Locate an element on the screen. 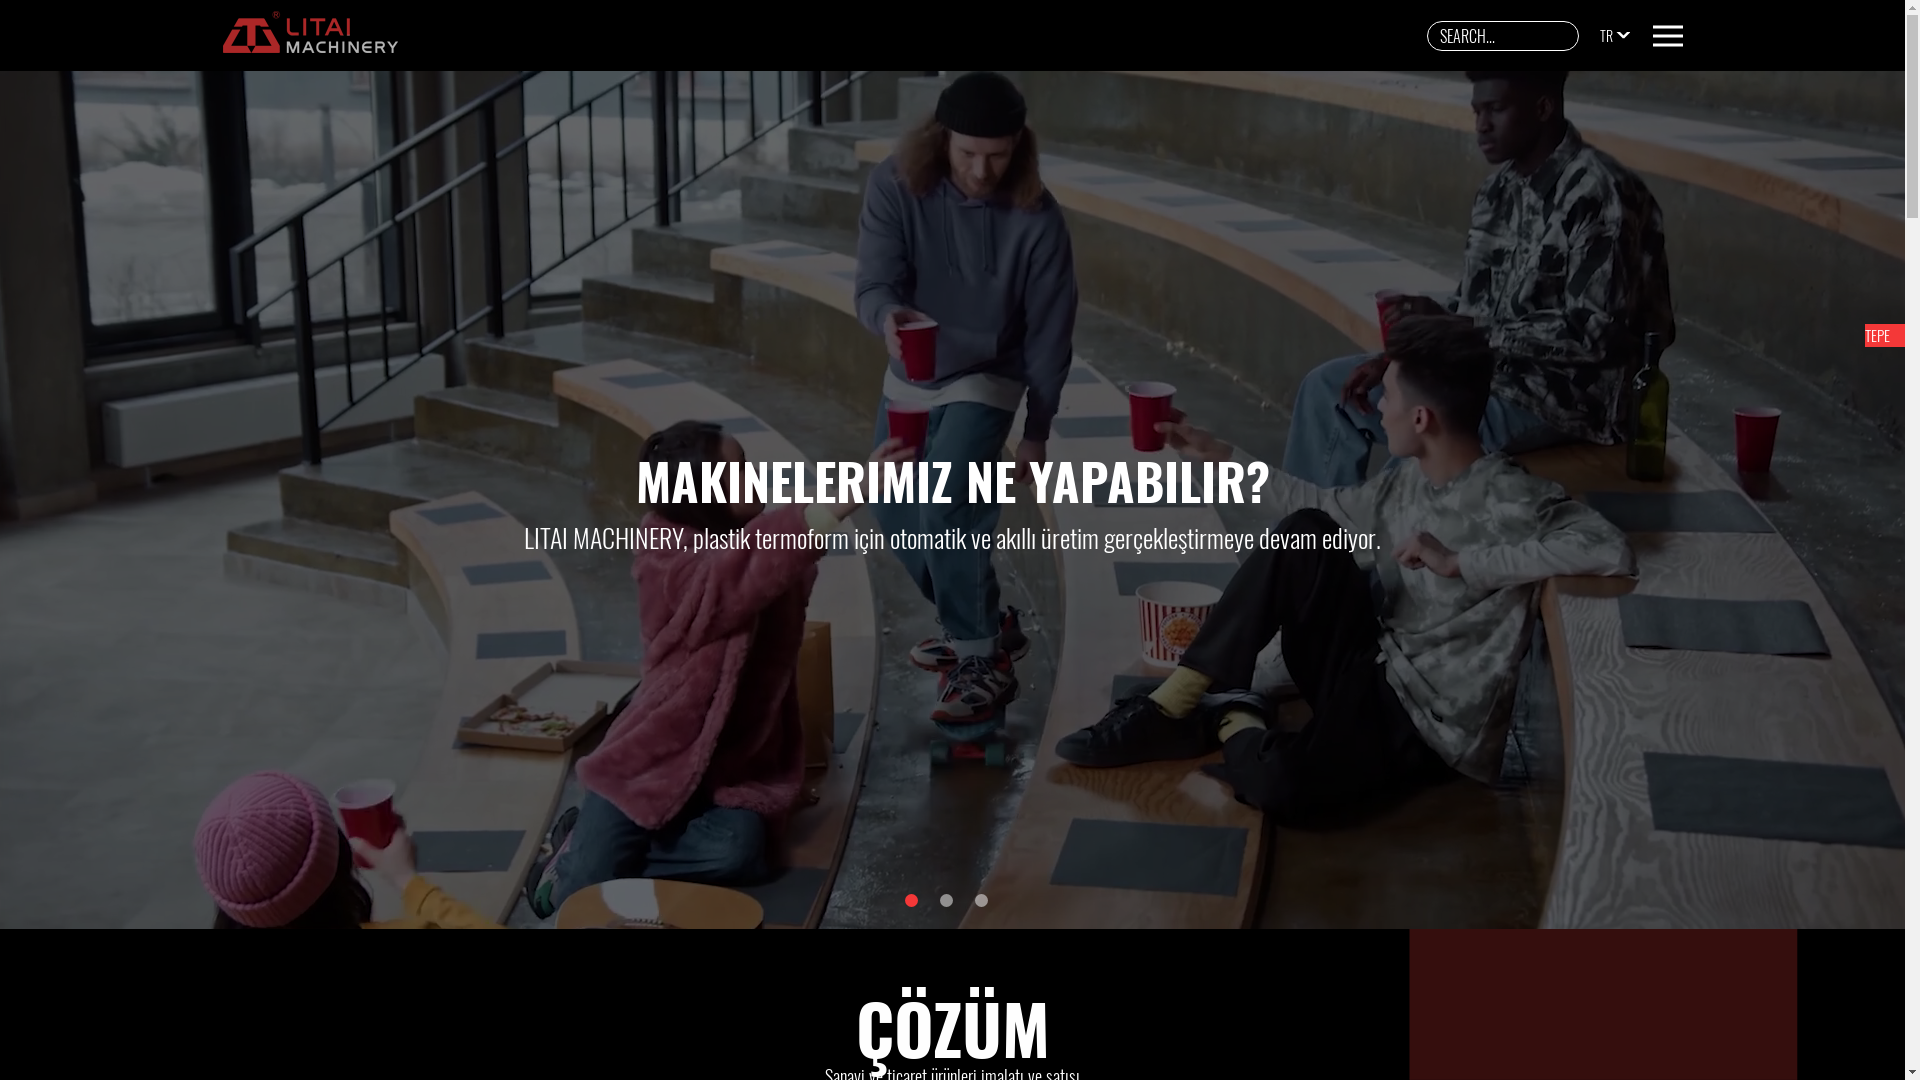 This screenshot has height=1080, width=1920. '1' is located at coordinates (910, 900).